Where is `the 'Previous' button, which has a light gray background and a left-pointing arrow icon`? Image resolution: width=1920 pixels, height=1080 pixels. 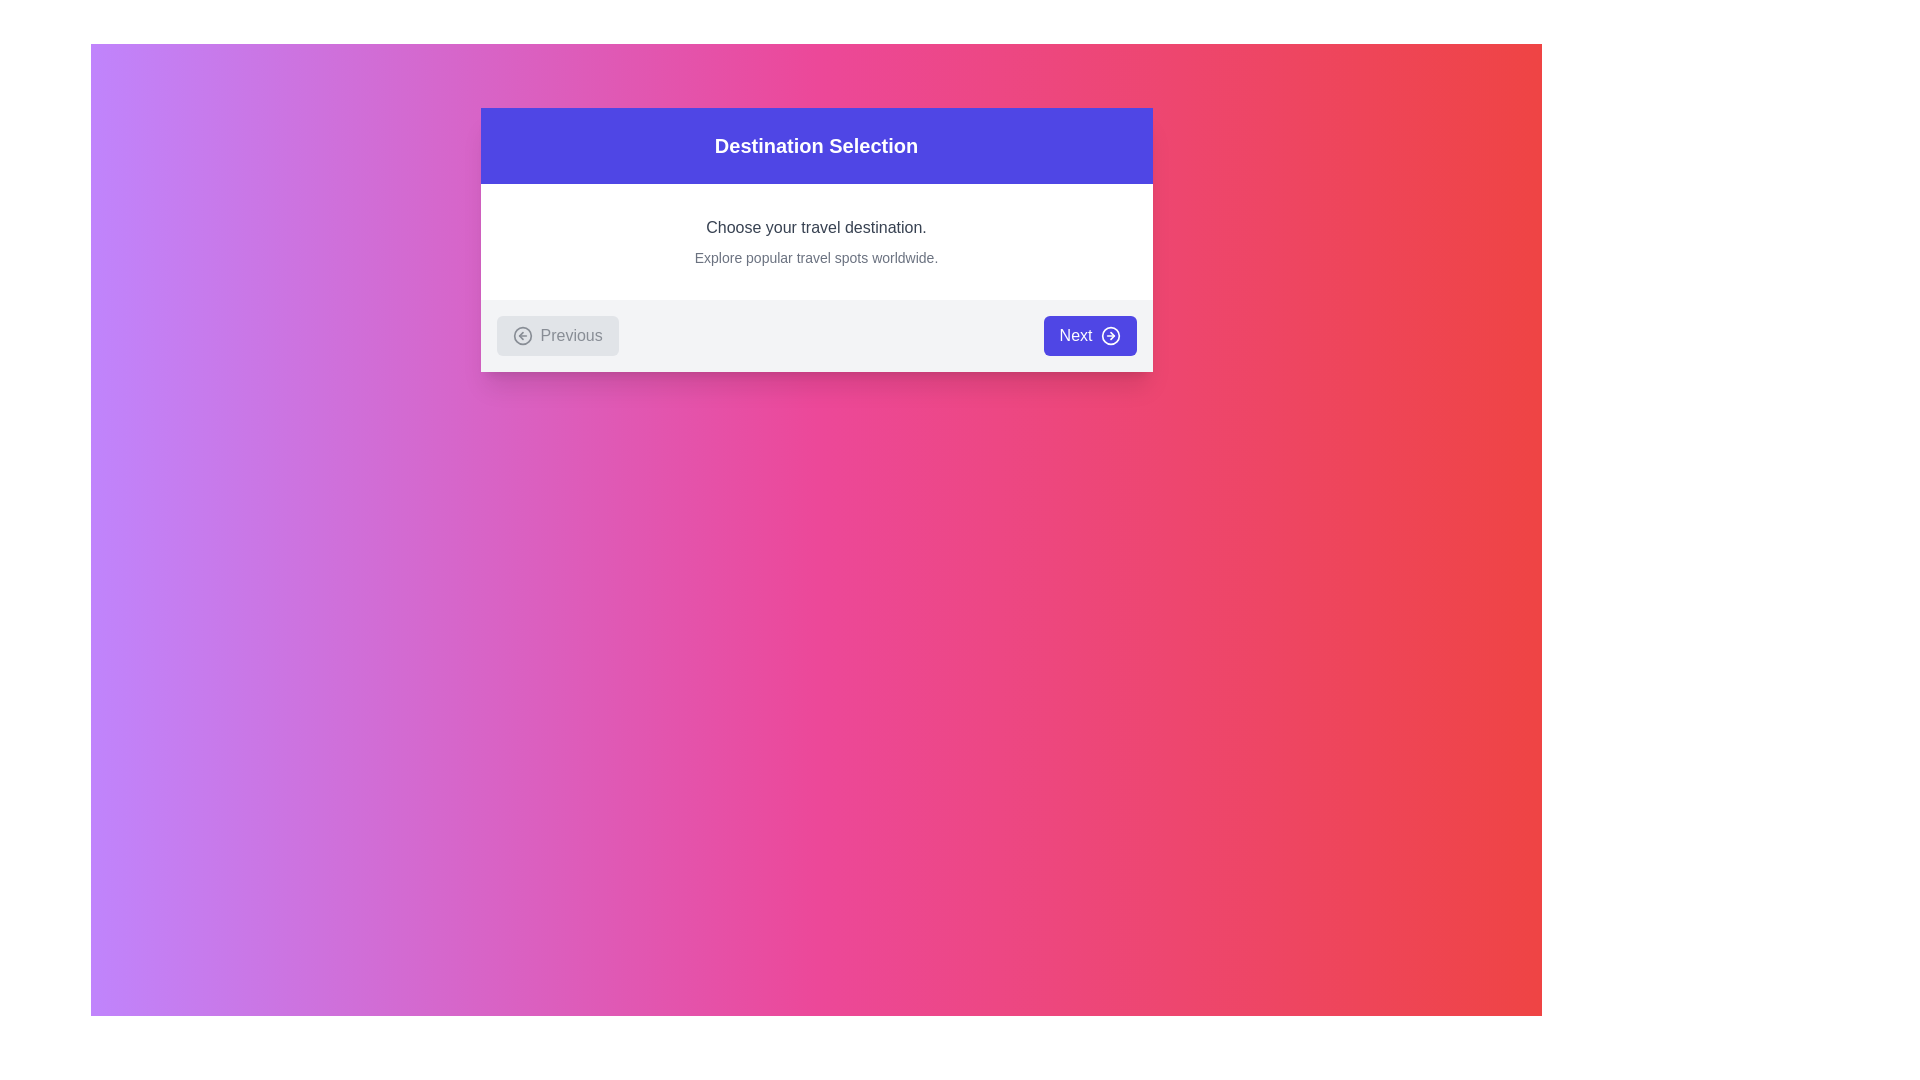
the 'Previous' button, which has a light gray background and a left-pointing arrow icon is located at coordinates (557, 334).